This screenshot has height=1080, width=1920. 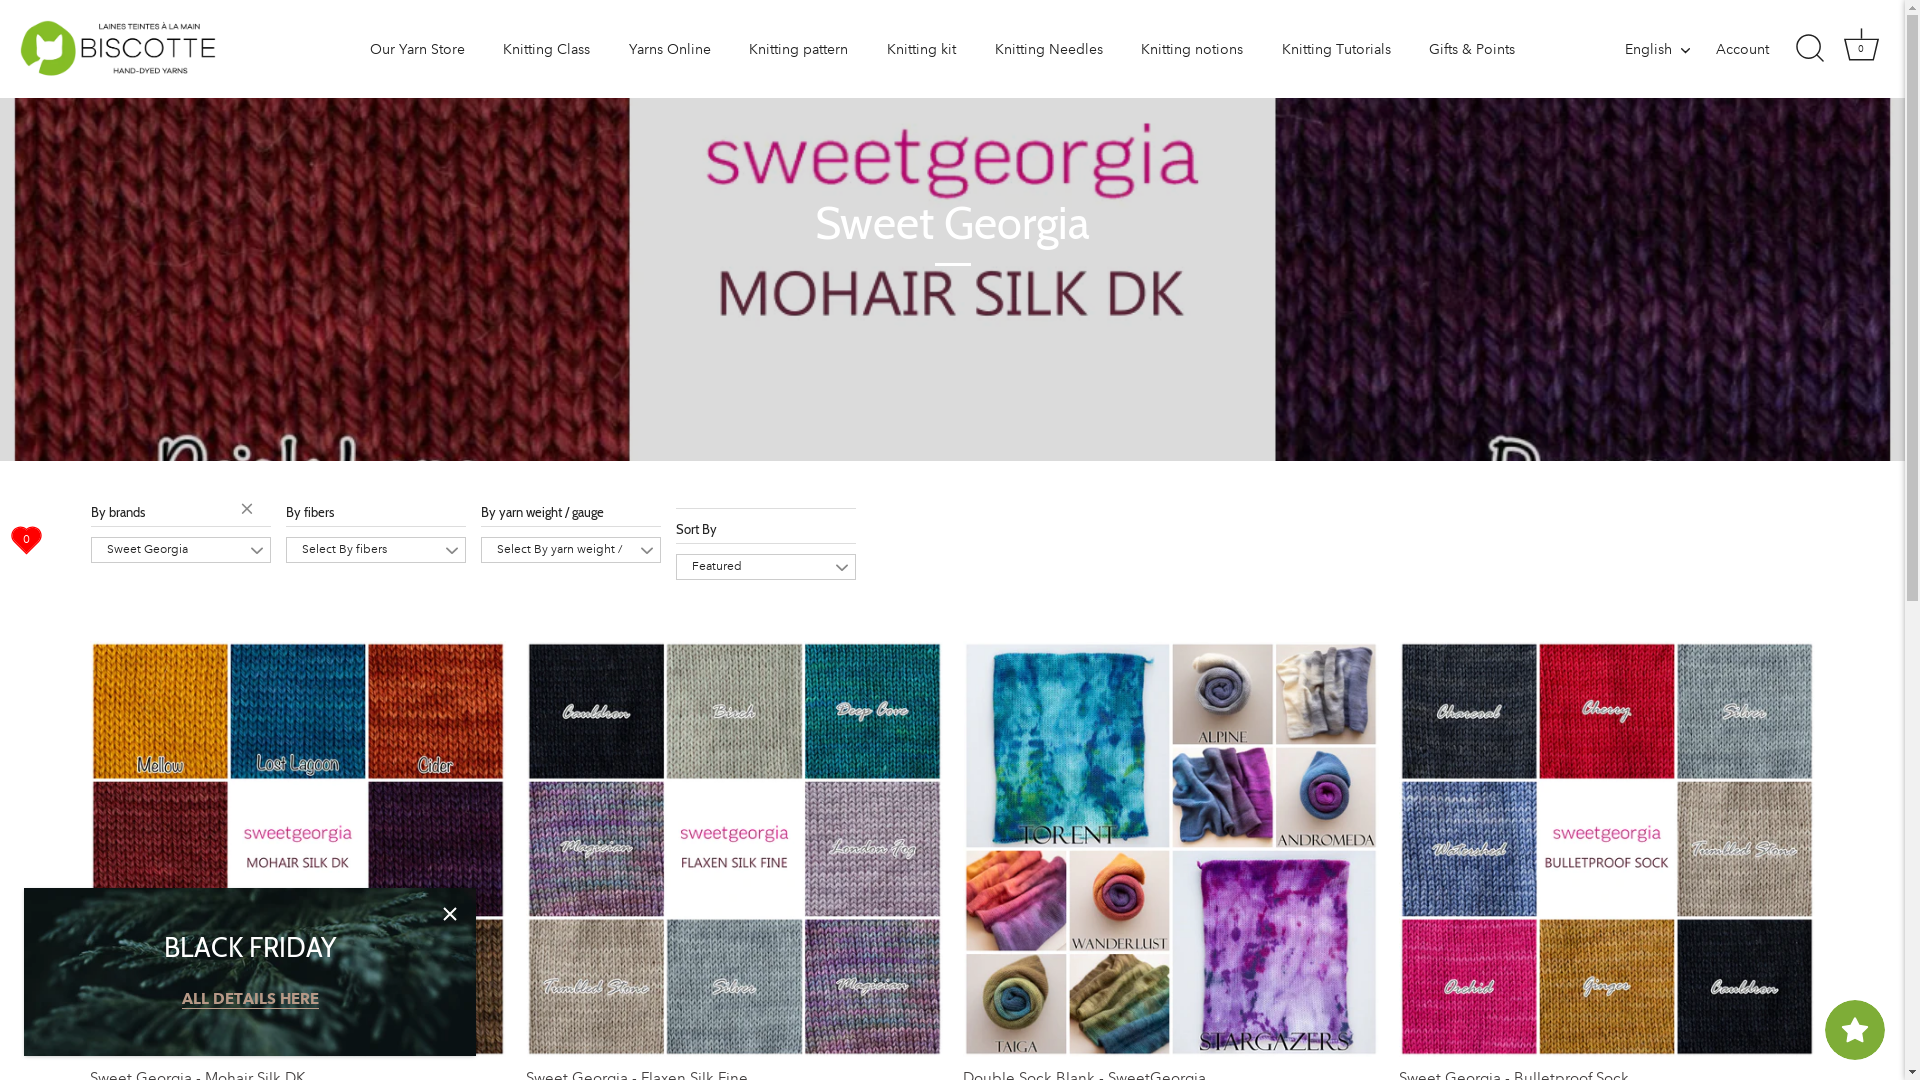 I want to click on 'ALL DETAILS HERE', so click(x=182, y=999).